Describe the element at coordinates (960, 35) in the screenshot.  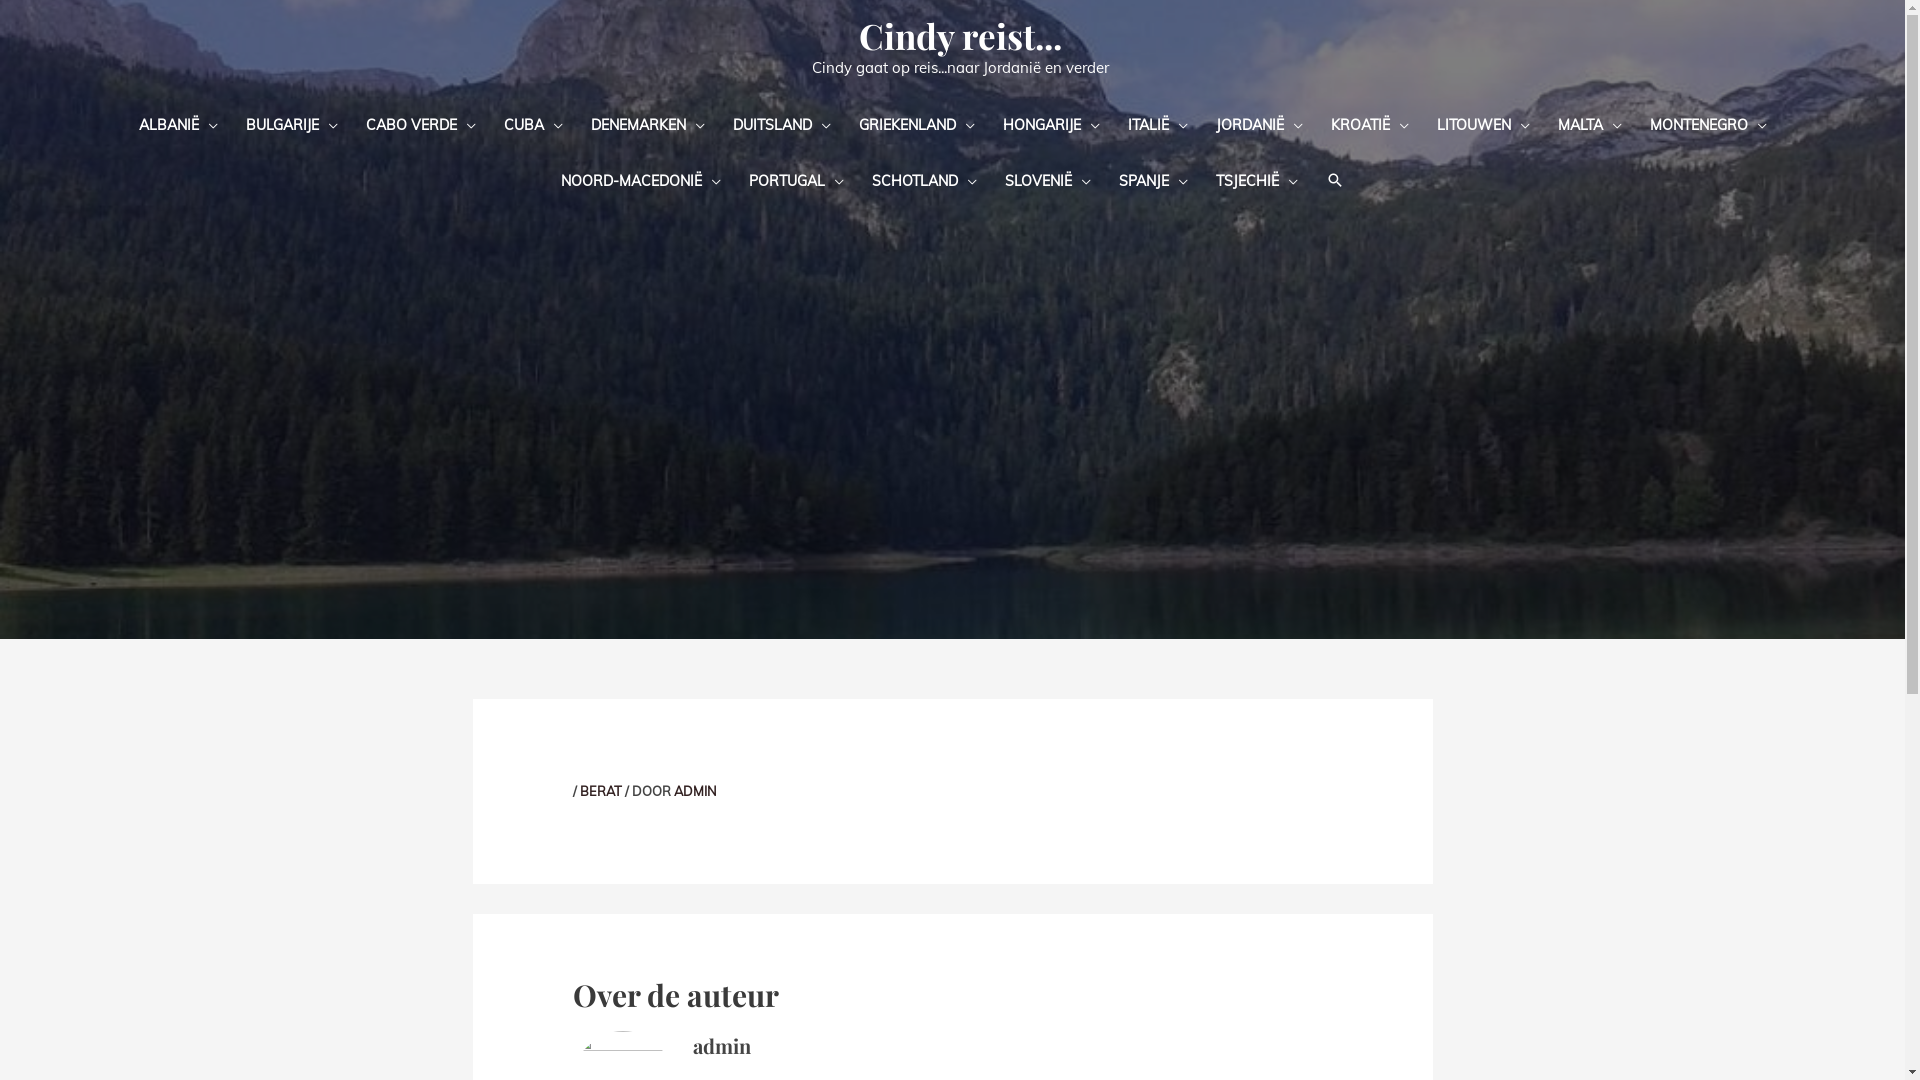
I see `'Cindy reist...'` at that location.